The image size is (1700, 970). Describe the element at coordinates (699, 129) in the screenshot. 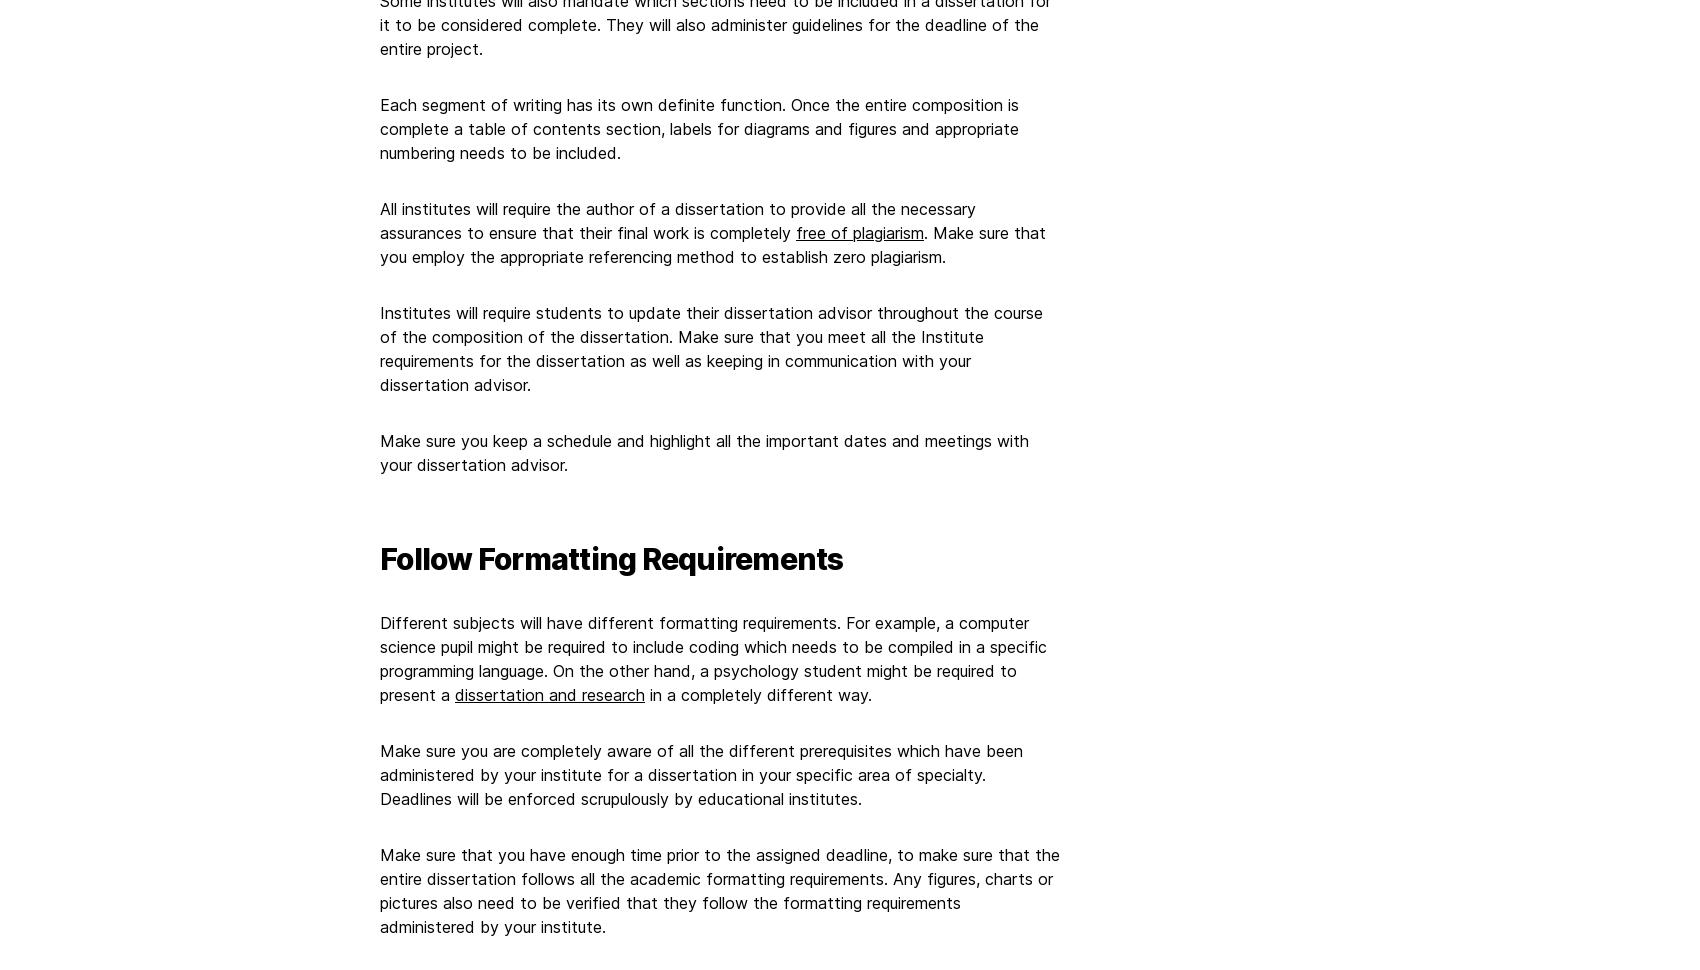

I see `'Each segment of writing has its own definite function. Once the entire composition is complete a table of contents section, labels for diagrams and figures and appropriate numbering needs to be included.'` at that location.